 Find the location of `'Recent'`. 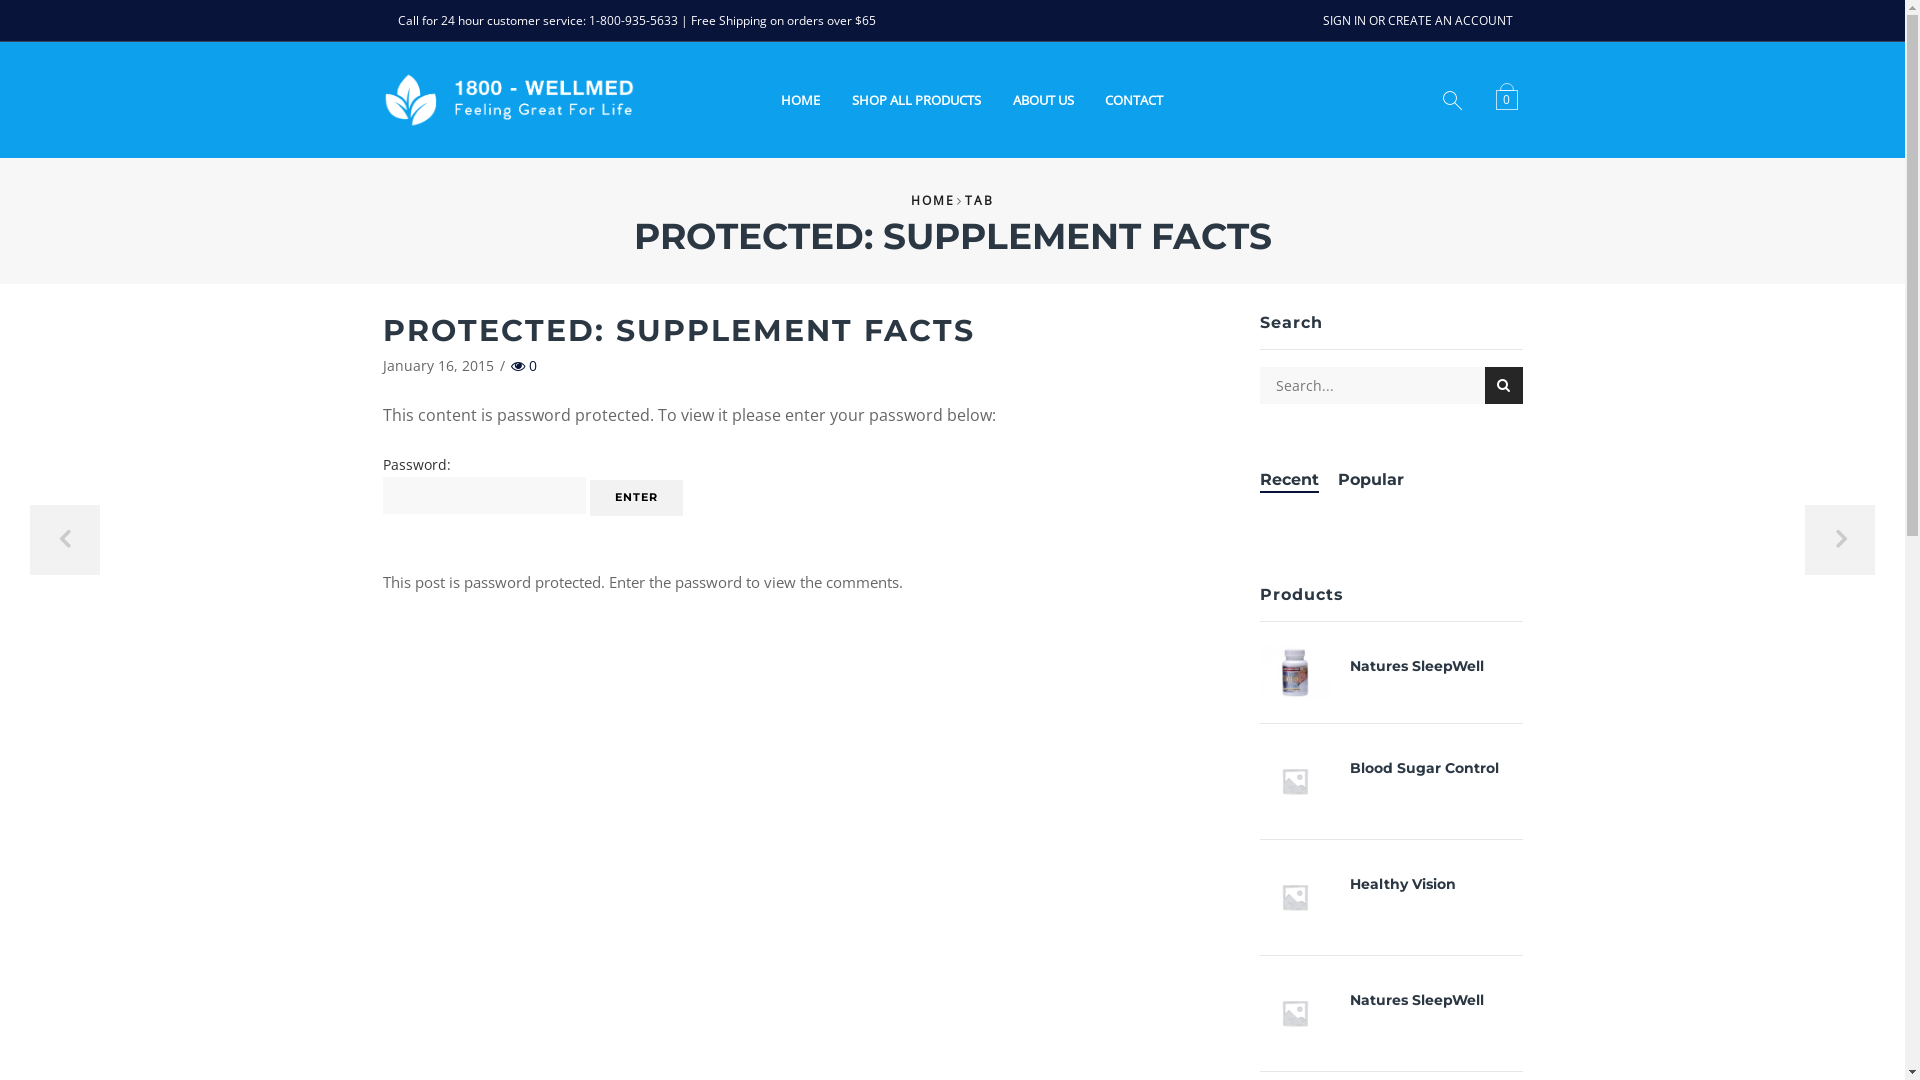

'Recent' is located at coordinates (1289, 480).